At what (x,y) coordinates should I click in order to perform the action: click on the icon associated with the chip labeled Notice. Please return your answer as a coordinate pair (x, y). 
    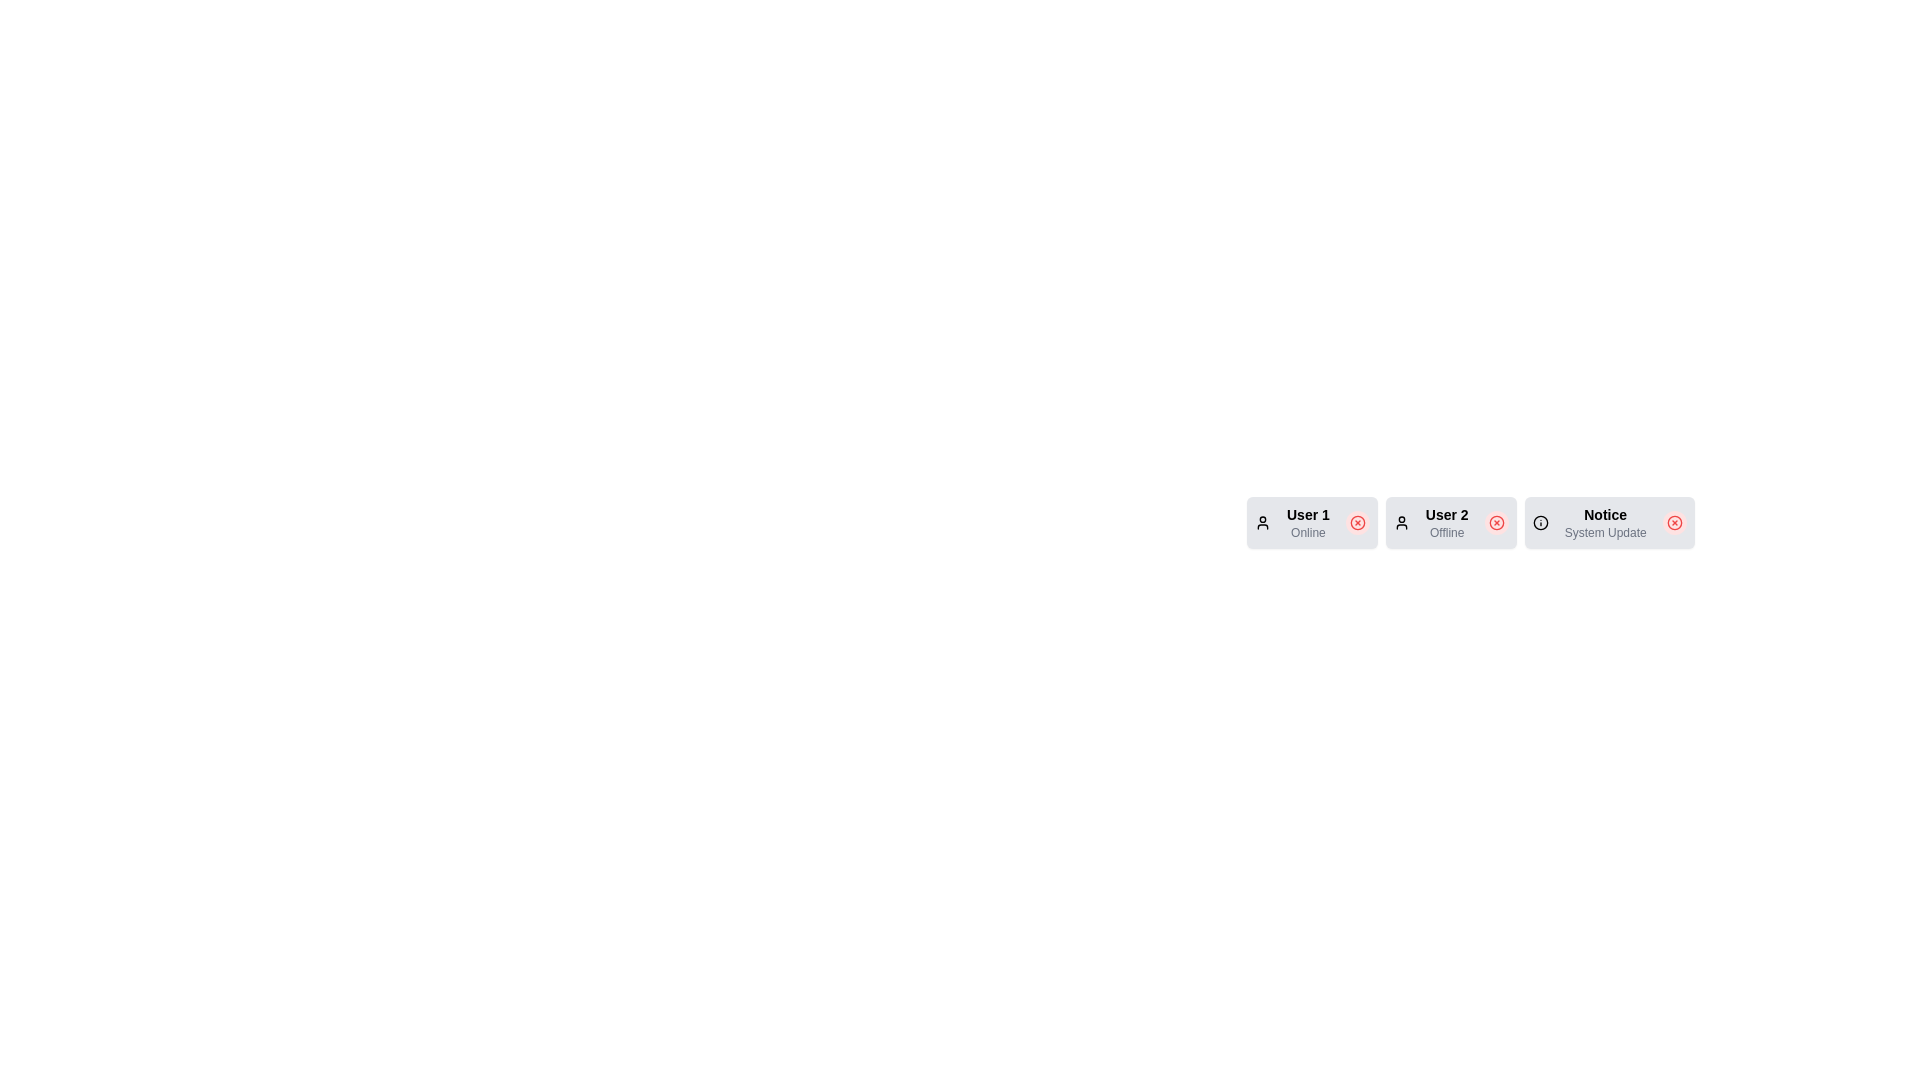
    Looking at the image, I should click on (1539, 522).